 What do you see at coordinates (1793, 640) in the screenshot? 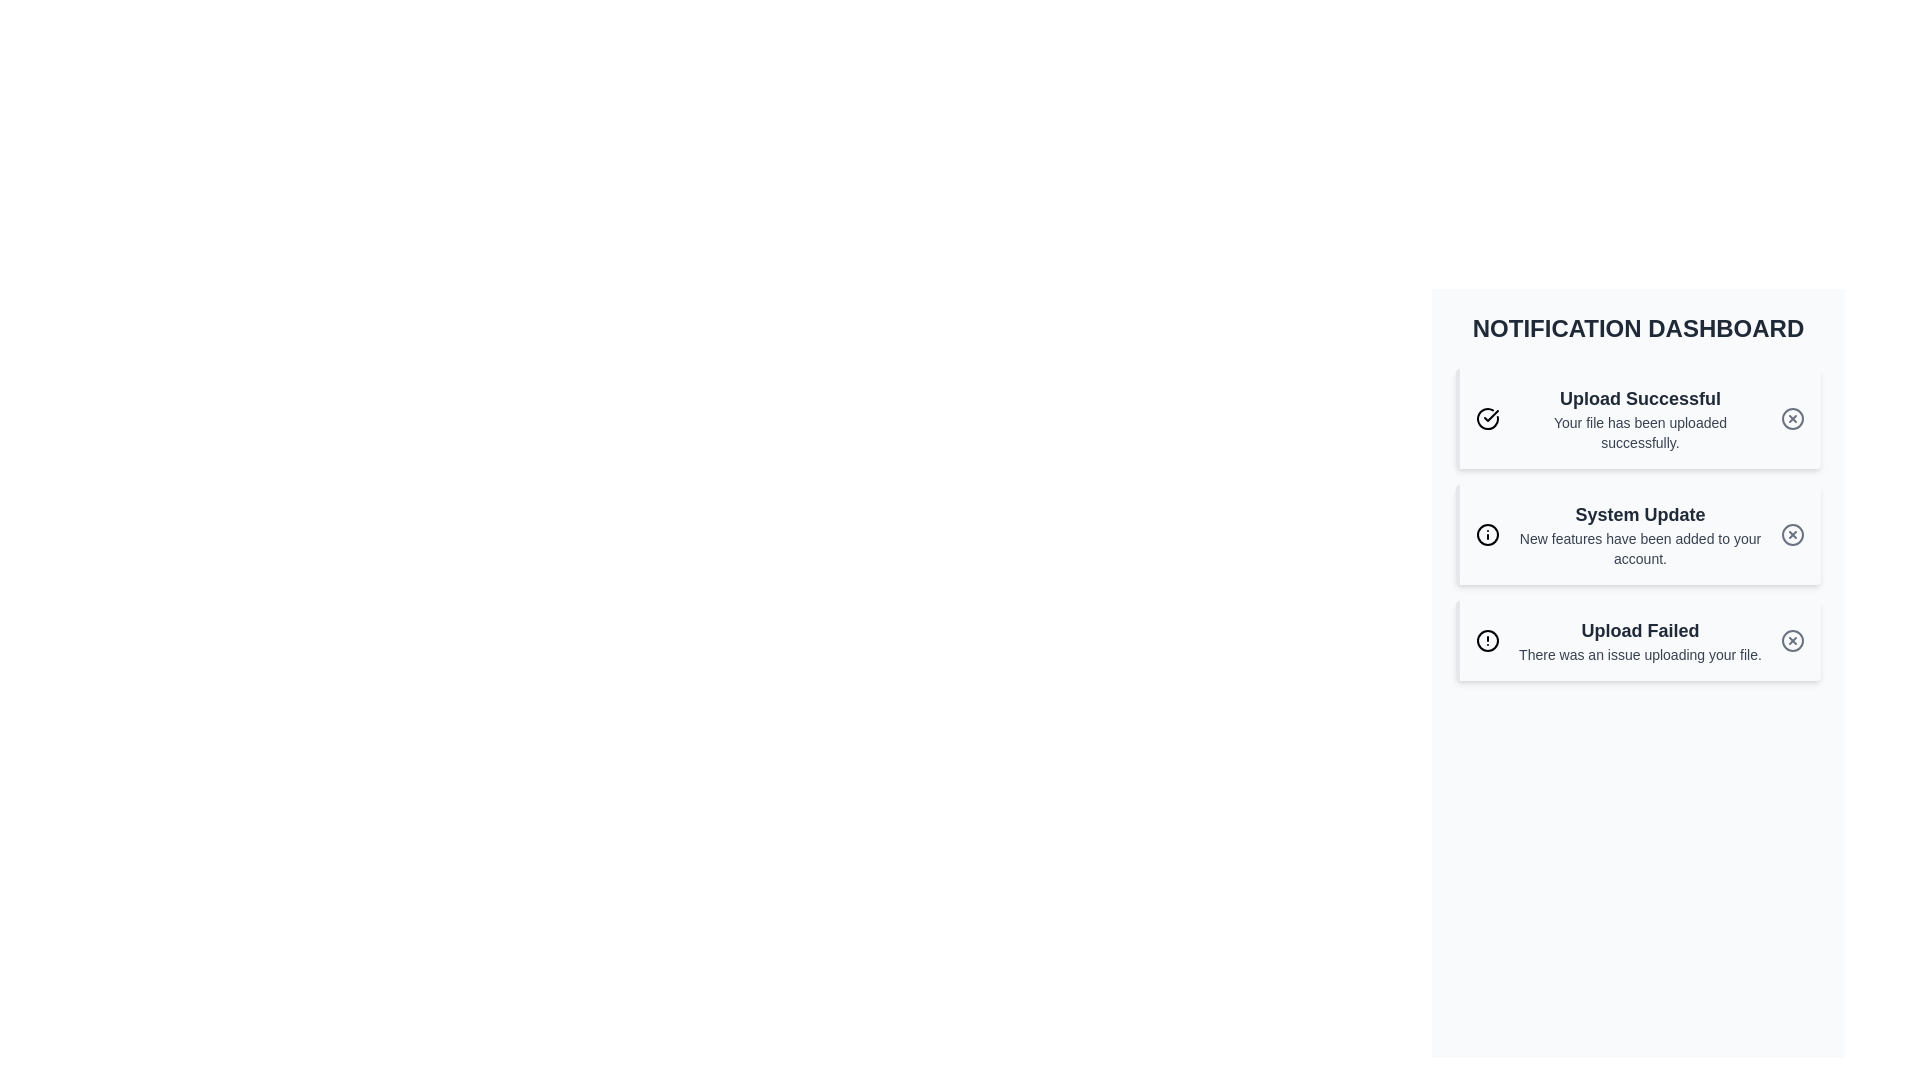
I see `the gray circular button with an 'x' icon inside, located at the far right of the 'Upload Failed' notification block, to trigger the hover effect` at bounding box center [1793, 640].